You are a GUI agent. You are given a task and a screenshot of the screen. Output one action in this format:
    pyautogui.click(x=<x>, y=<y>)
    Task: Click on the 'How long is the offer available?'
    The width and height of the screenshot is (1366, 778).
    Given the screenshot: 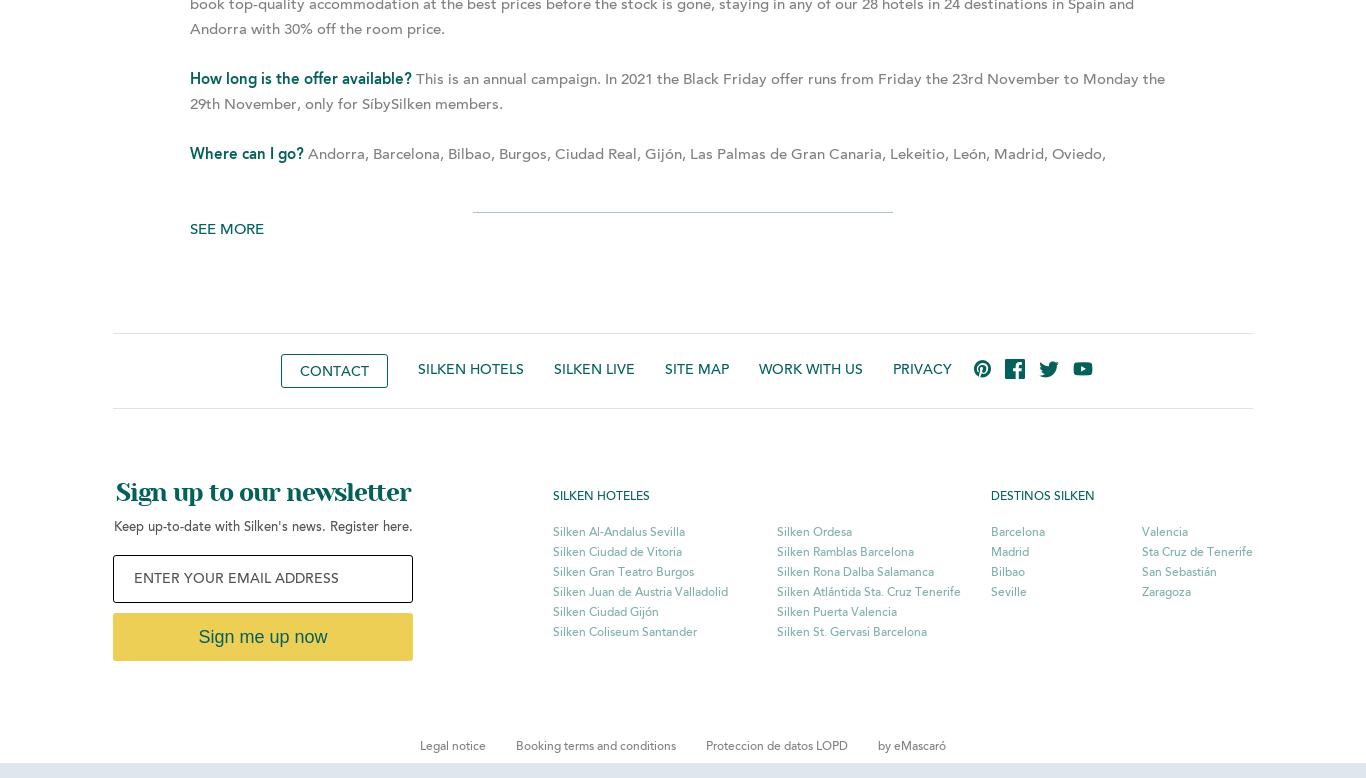 What is the action you would take?
    pyautogui.click(x=301, y=79)
    